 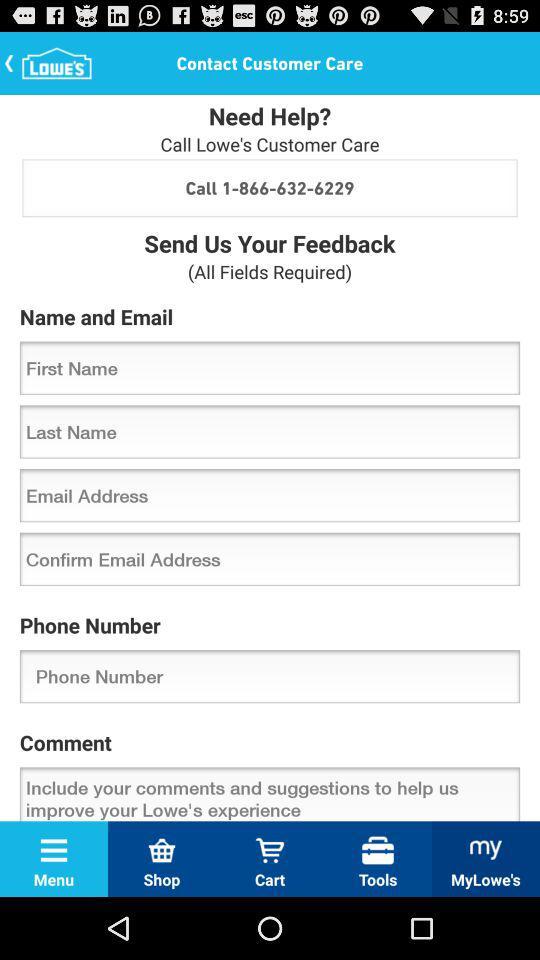 What do you see at coordinates (270, 366) in the screenshot?
I see `icon below the name and email icon` at bounding box center [270, 366].